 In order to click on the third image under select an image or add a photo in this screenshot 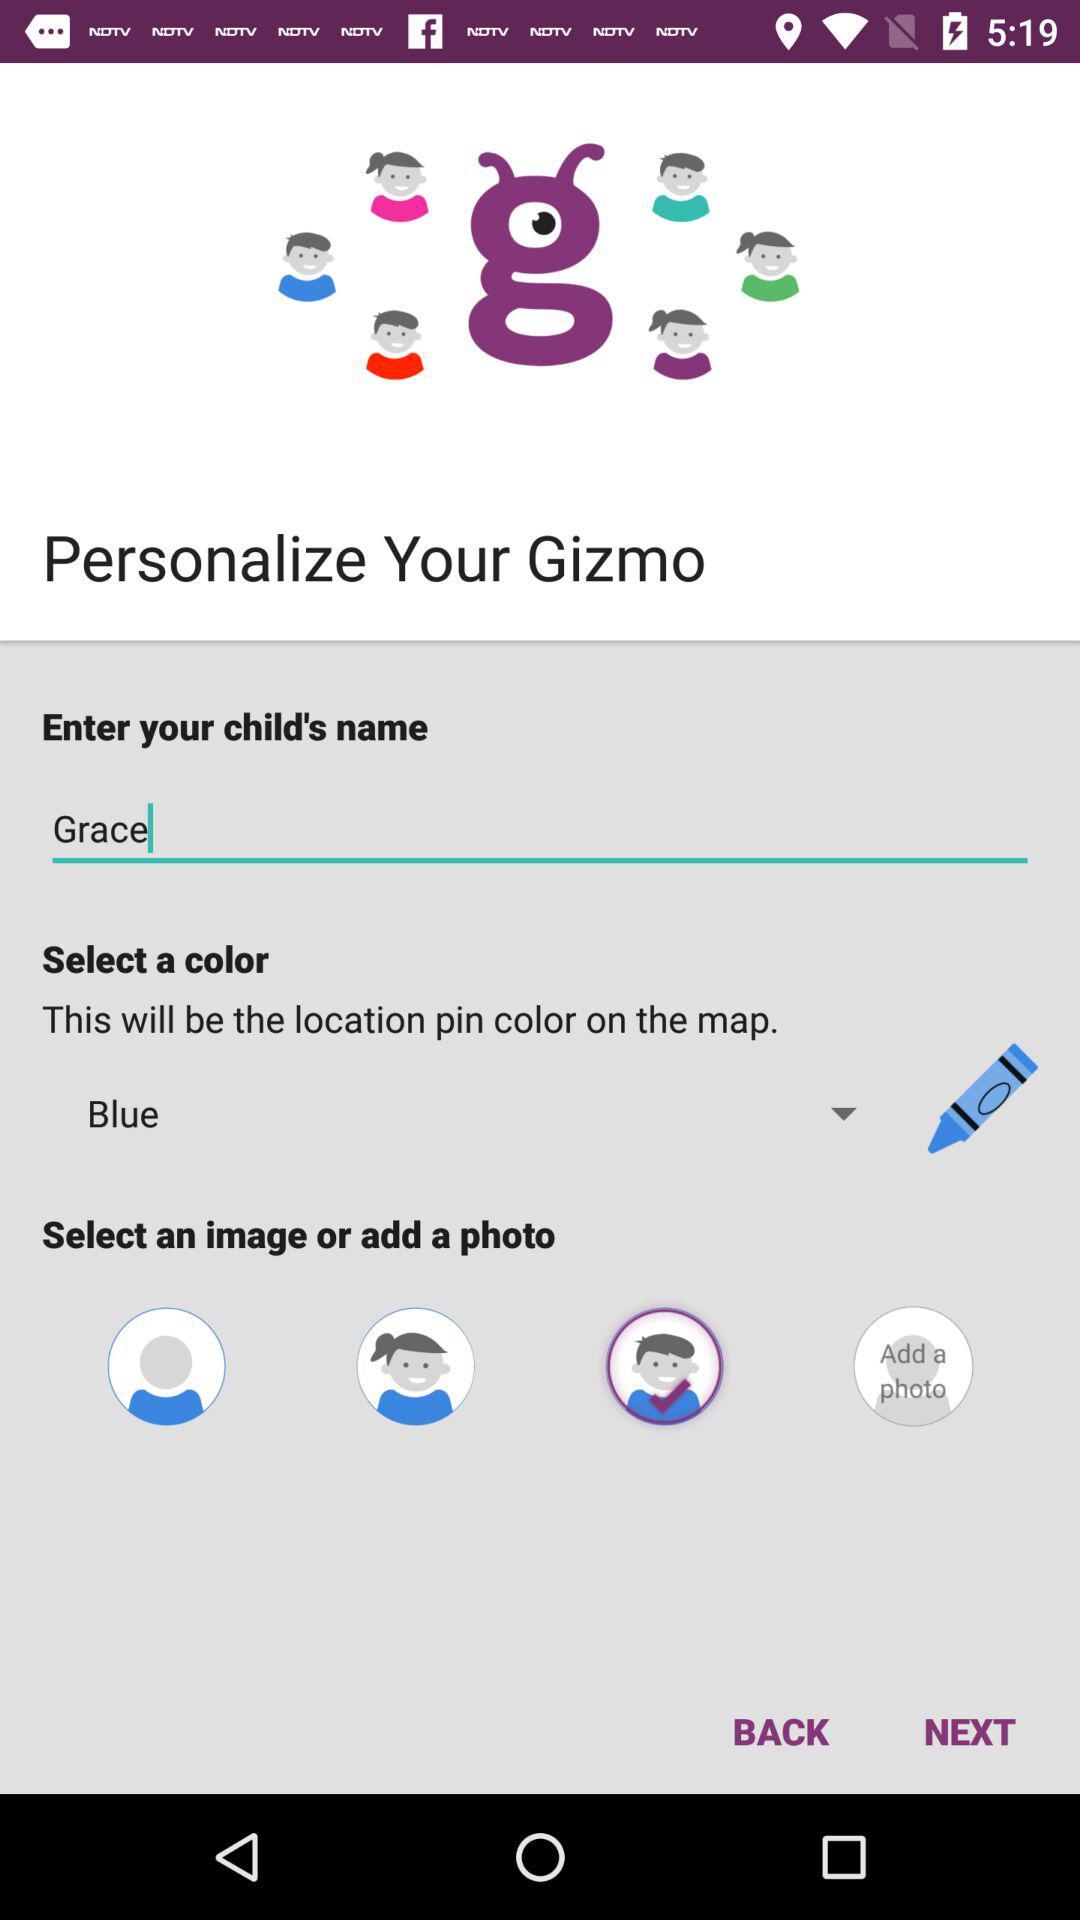, I will do `click(664, 1365)`.